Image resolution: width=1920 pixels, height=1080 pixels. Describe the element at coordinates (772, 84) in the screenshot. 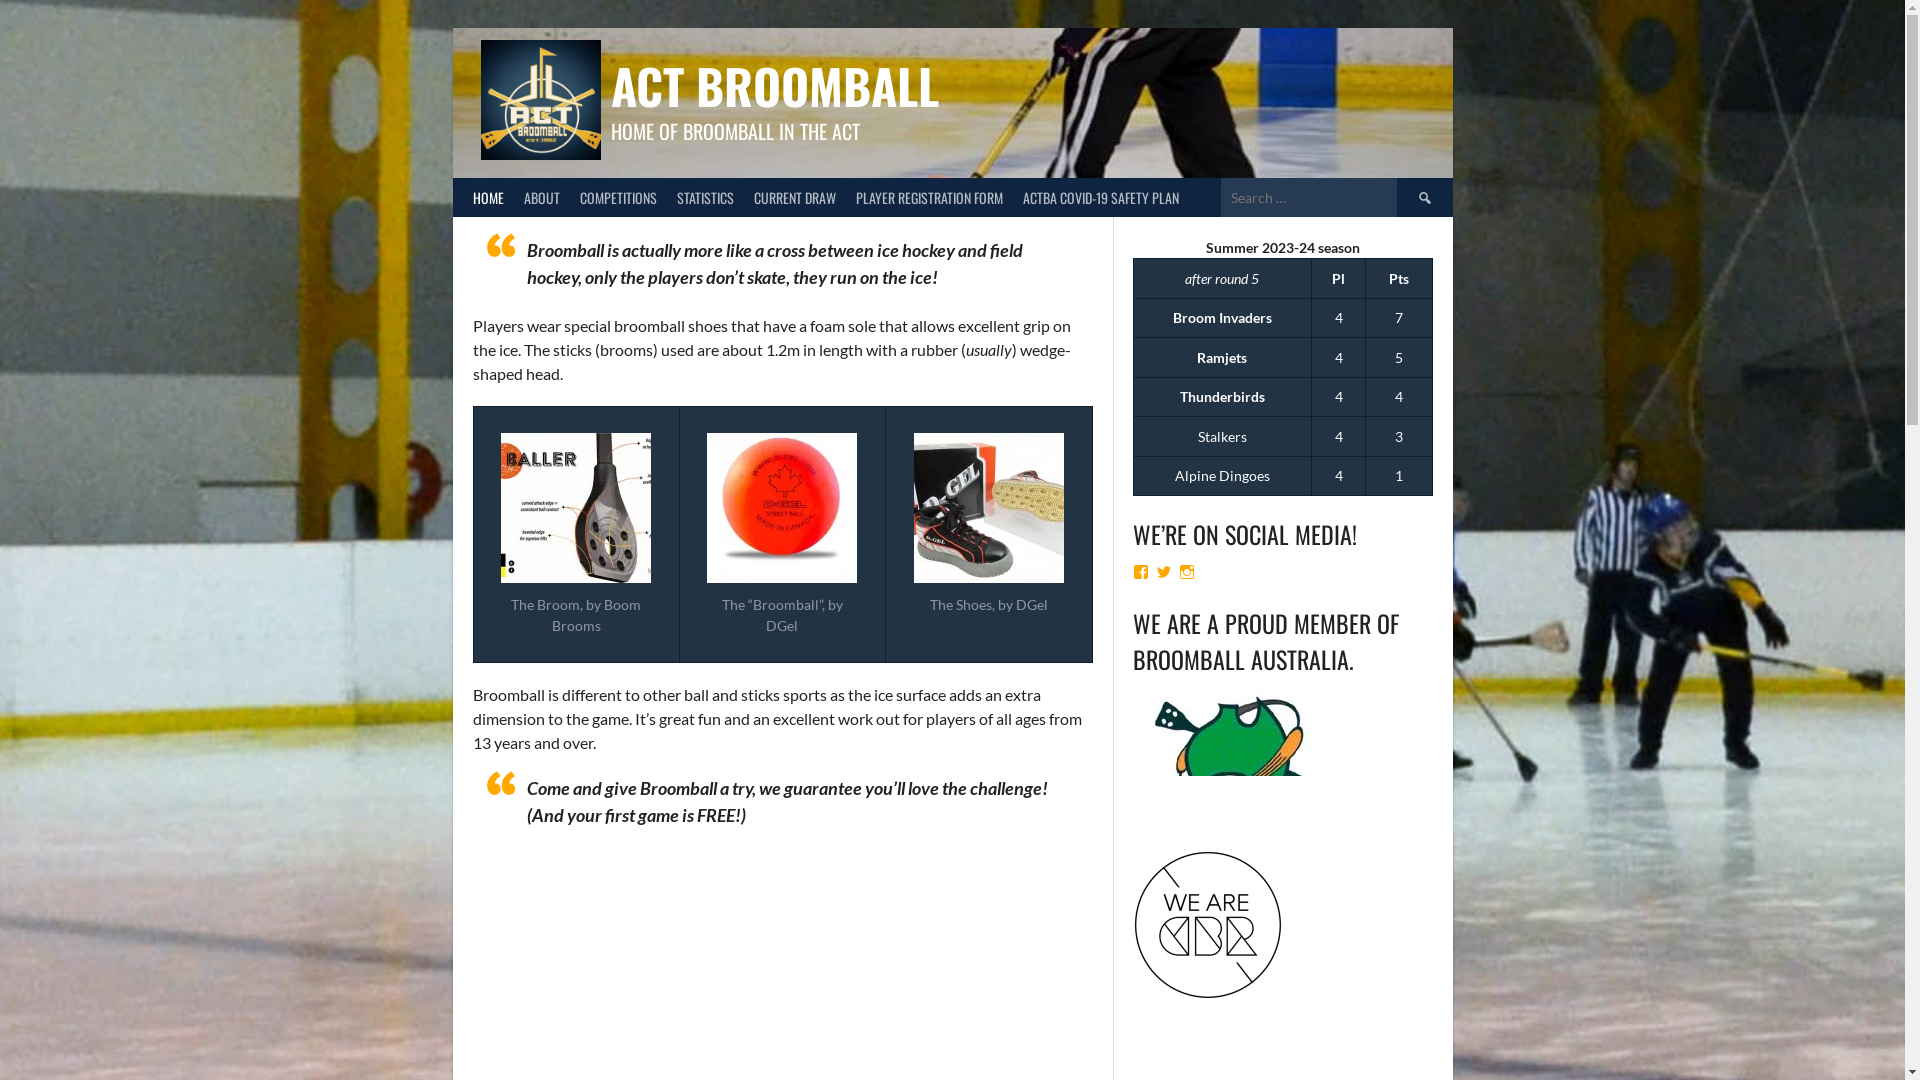

I see `'ACT BROOMBALL'` at that location.